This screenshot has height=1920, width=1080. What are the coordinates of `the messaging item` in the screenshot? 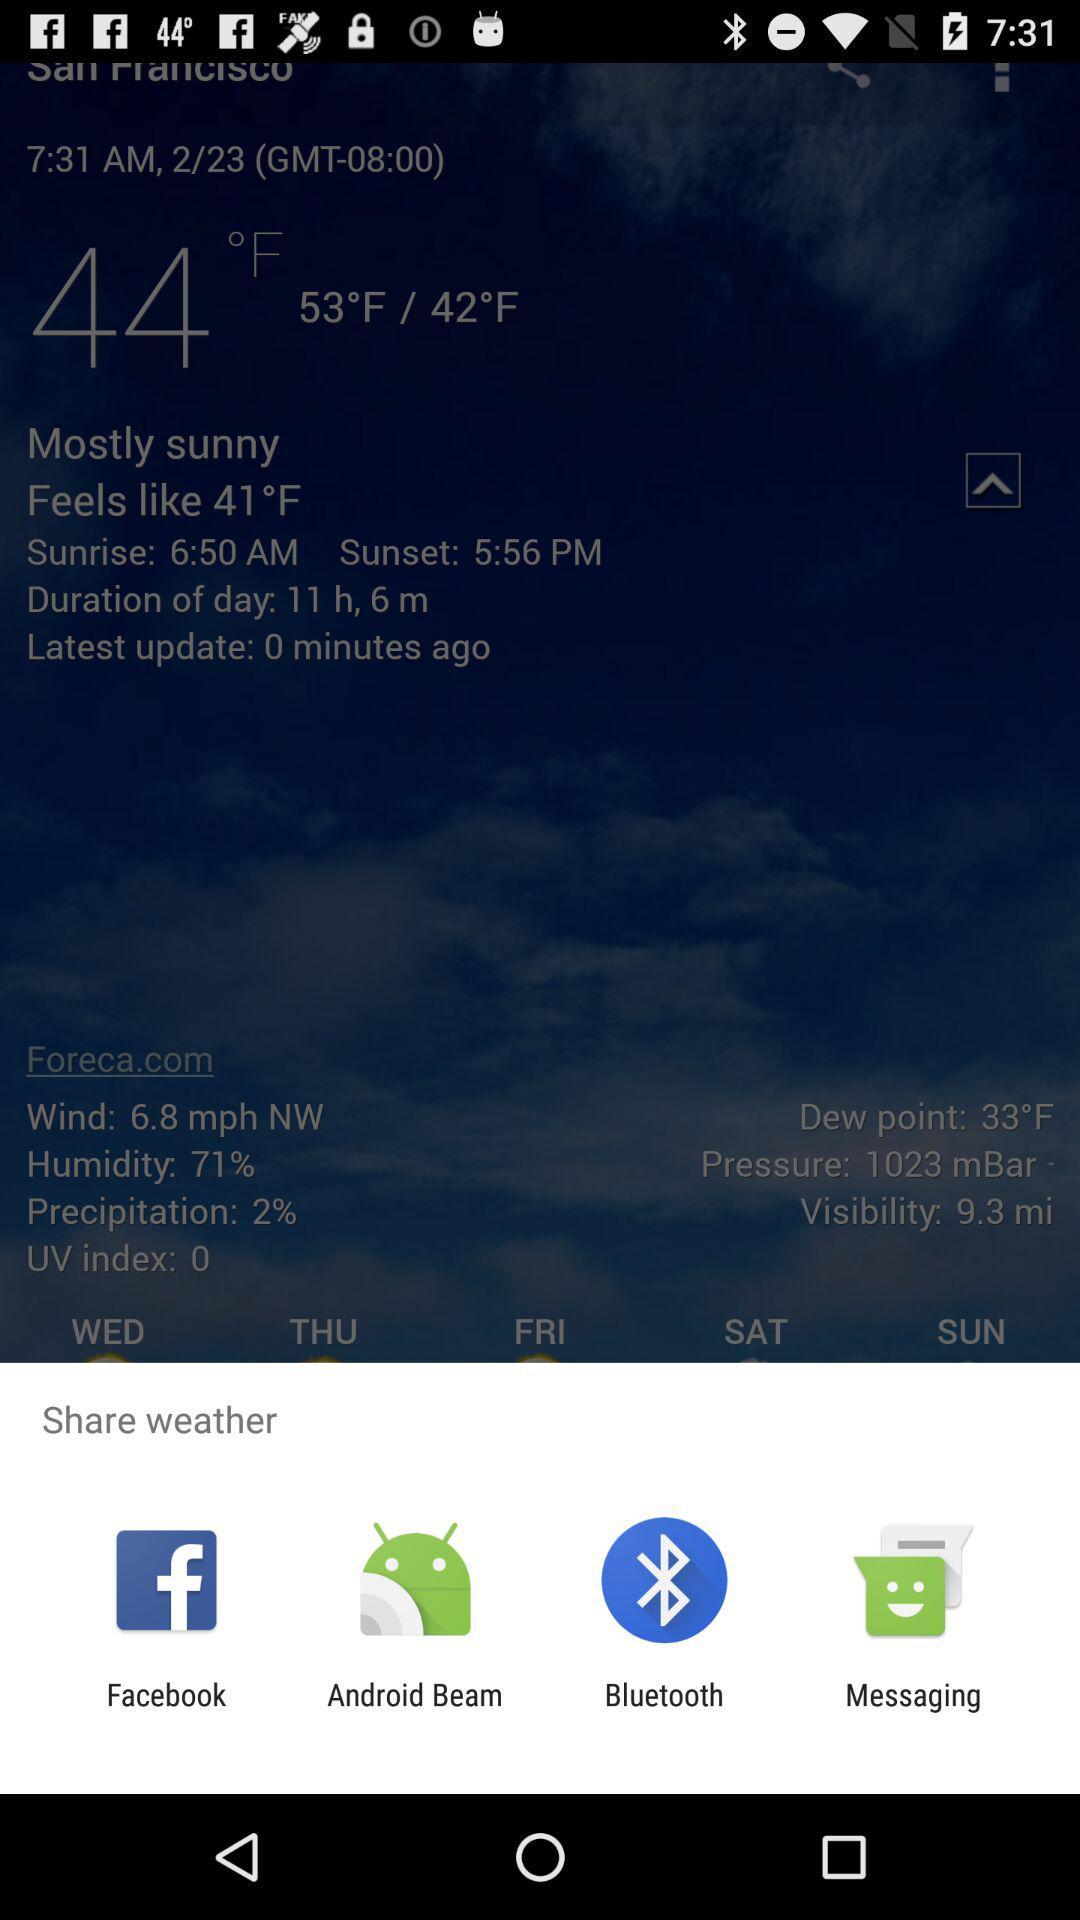 It's located at (913, 1711).